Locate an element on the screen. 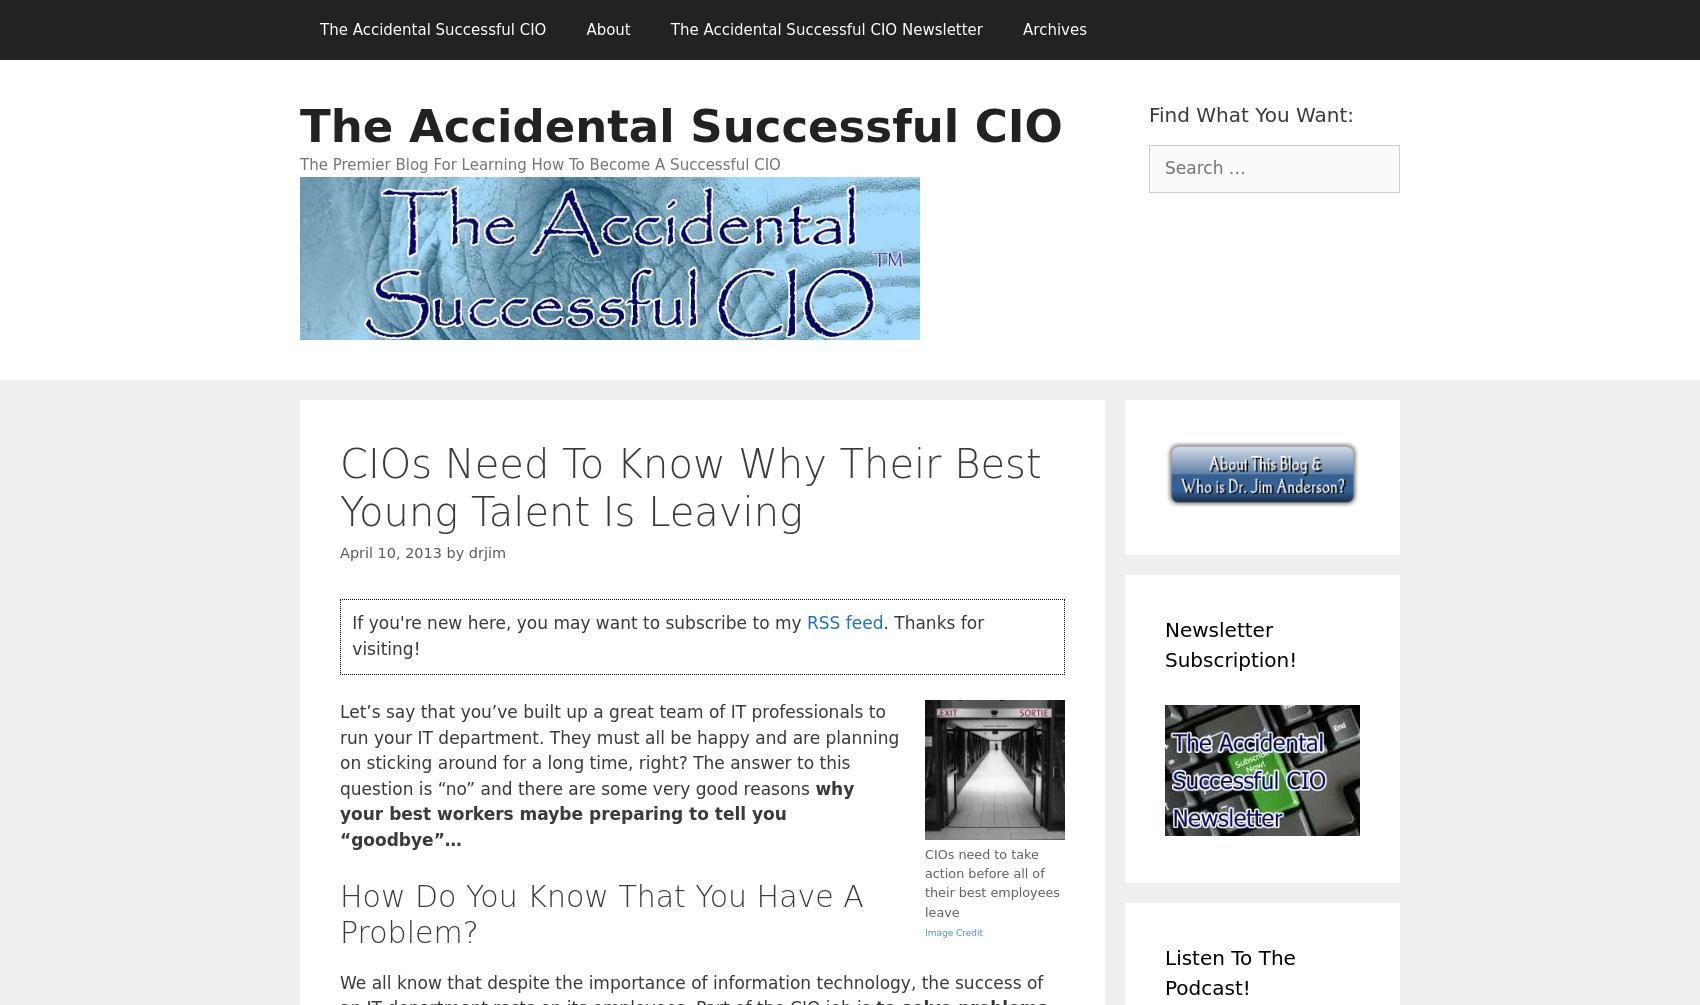 The image size is (1700, 1005). 'Find What You Want:' is located at coordinates (1250, 114).